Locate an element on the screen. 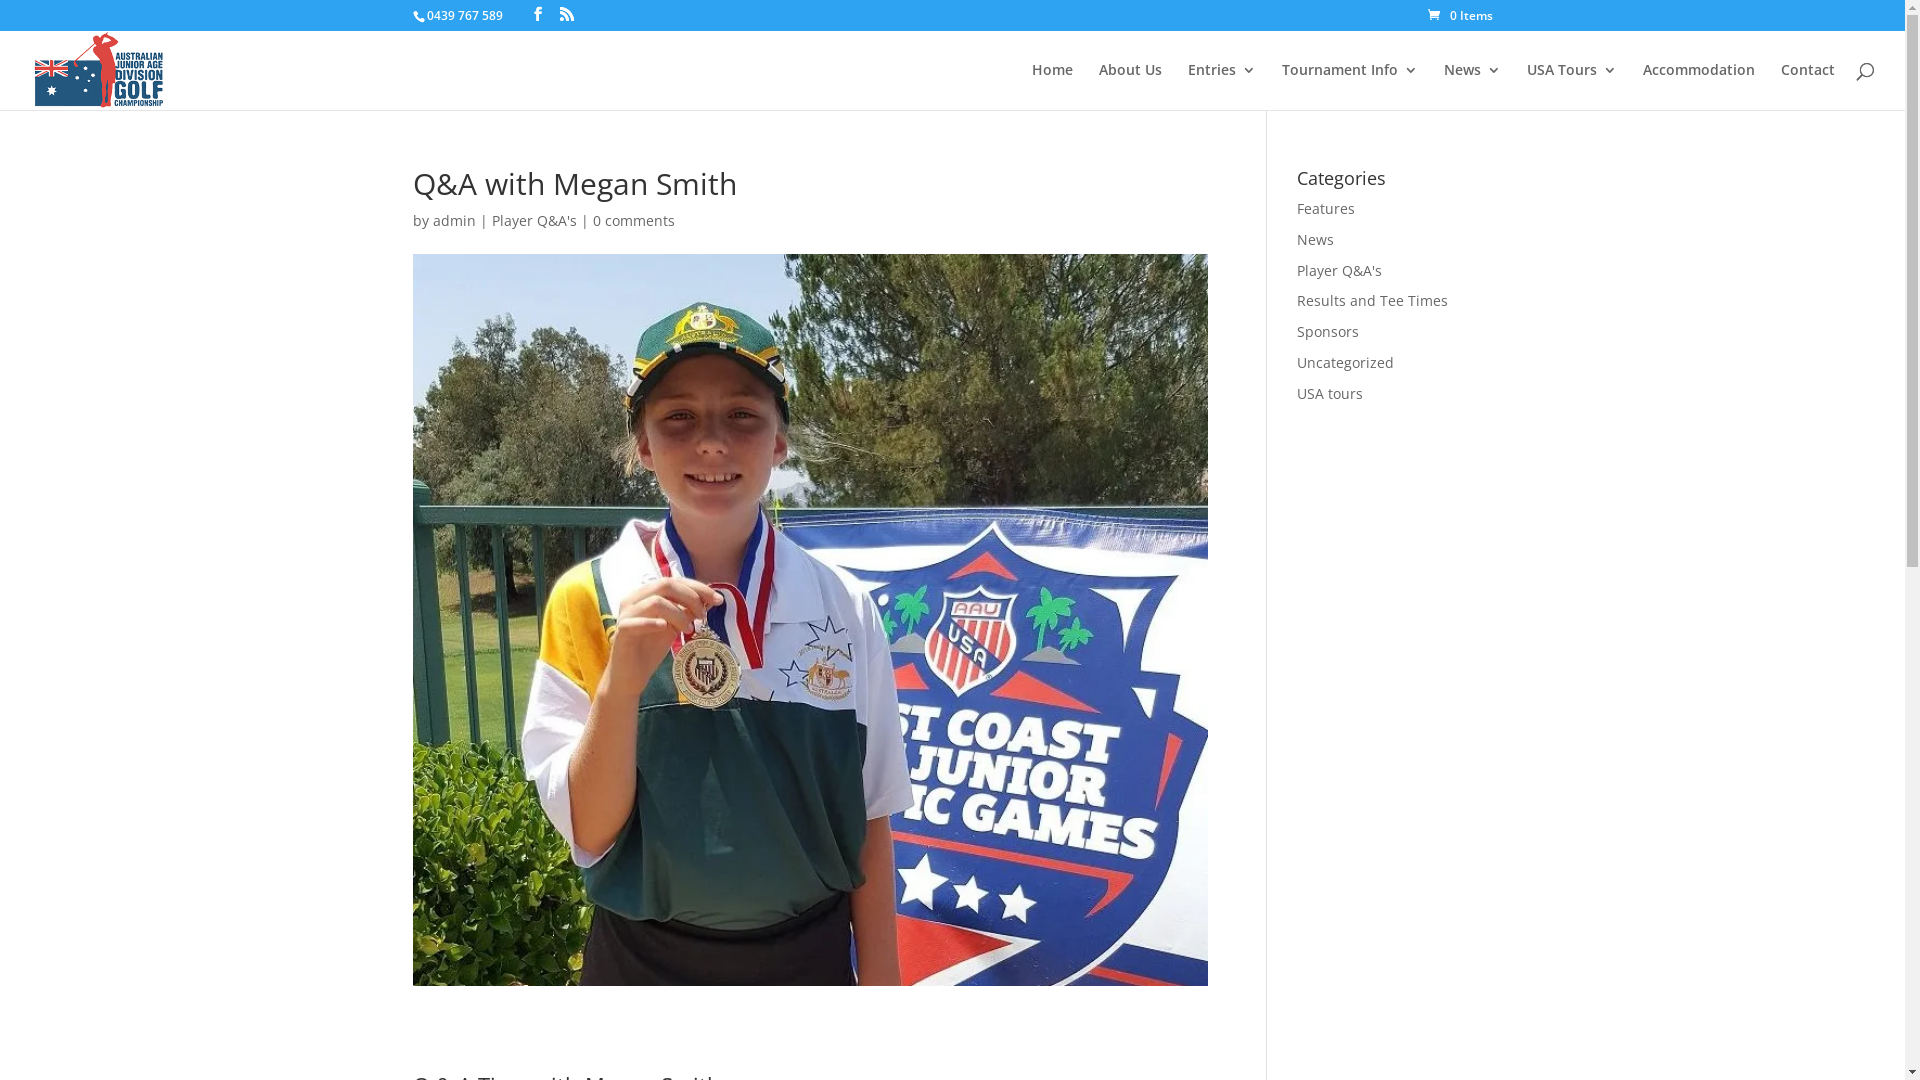 The width and height of the screenshot is (1920, 1080). 'Entries' is located at coordinates (1221, 85).